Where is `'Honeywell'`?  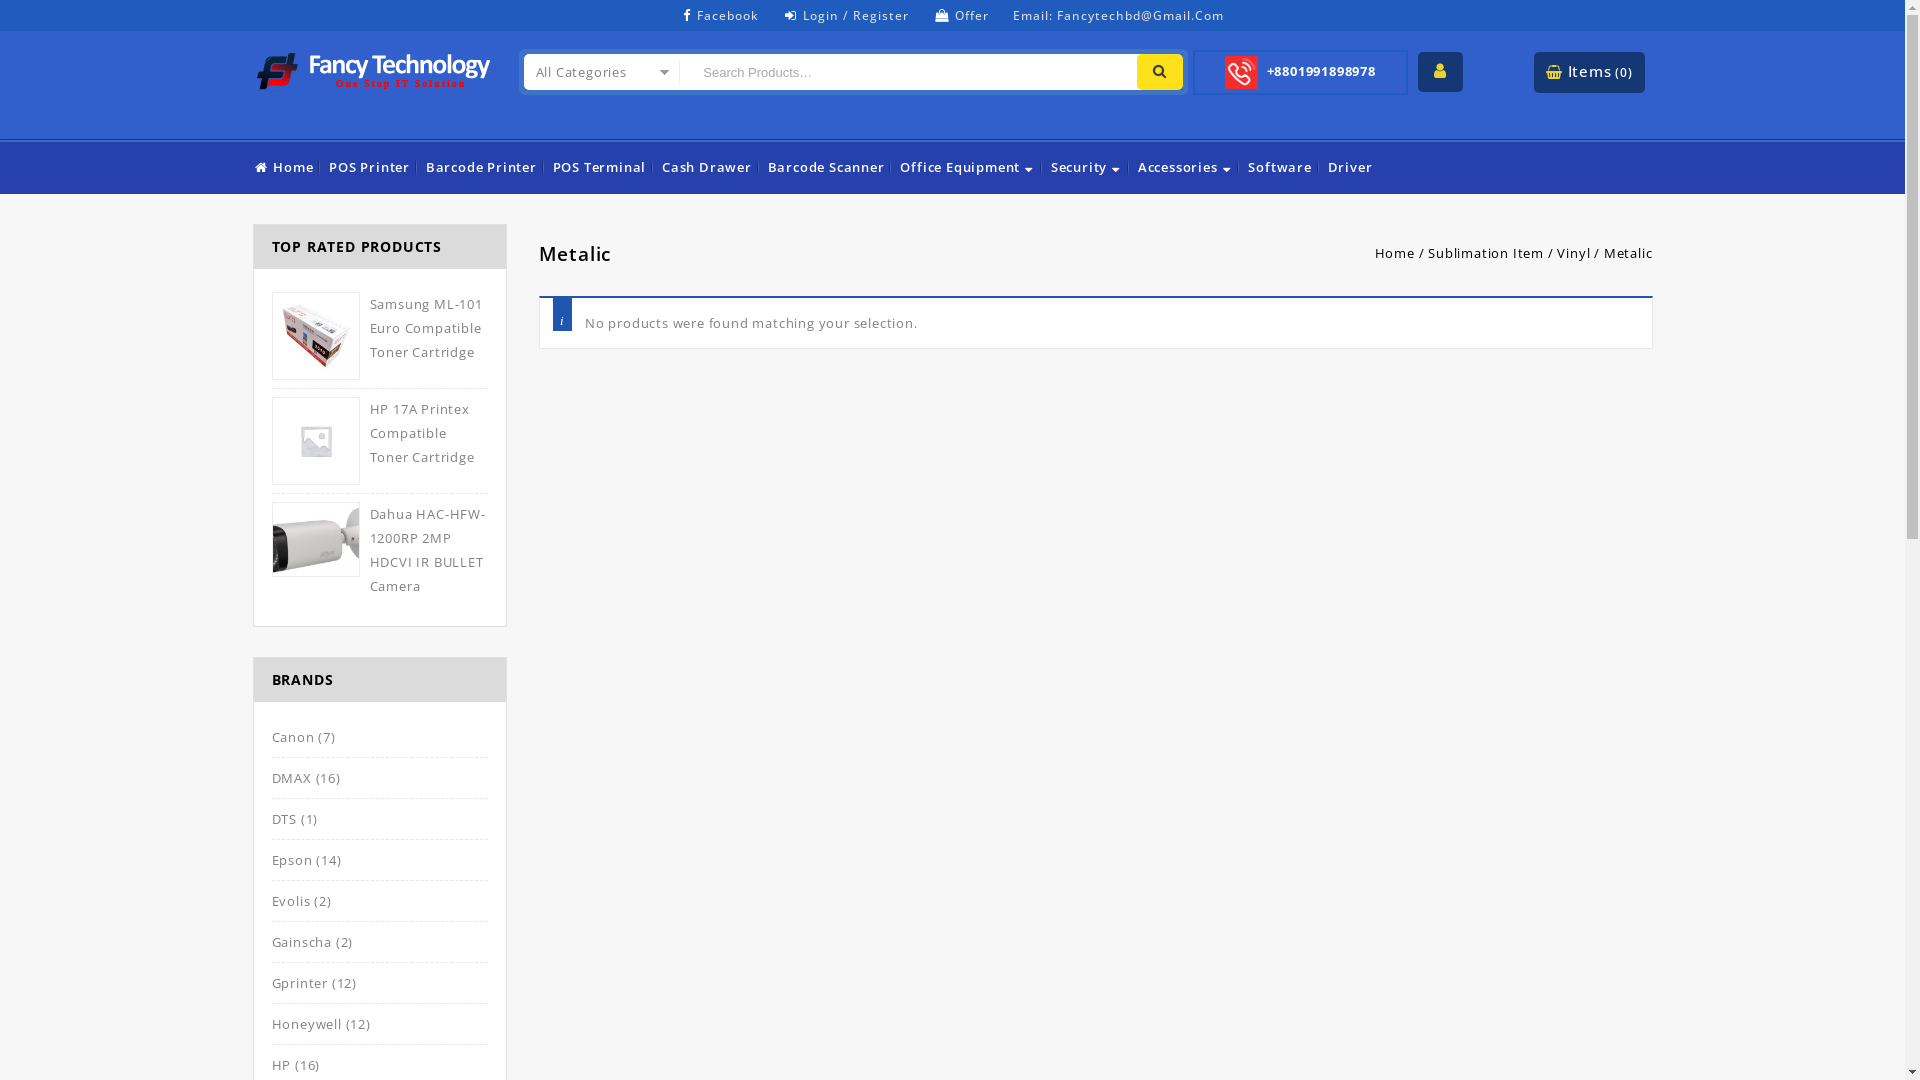 'Honeywell' is located at coordinates (271, 1023).